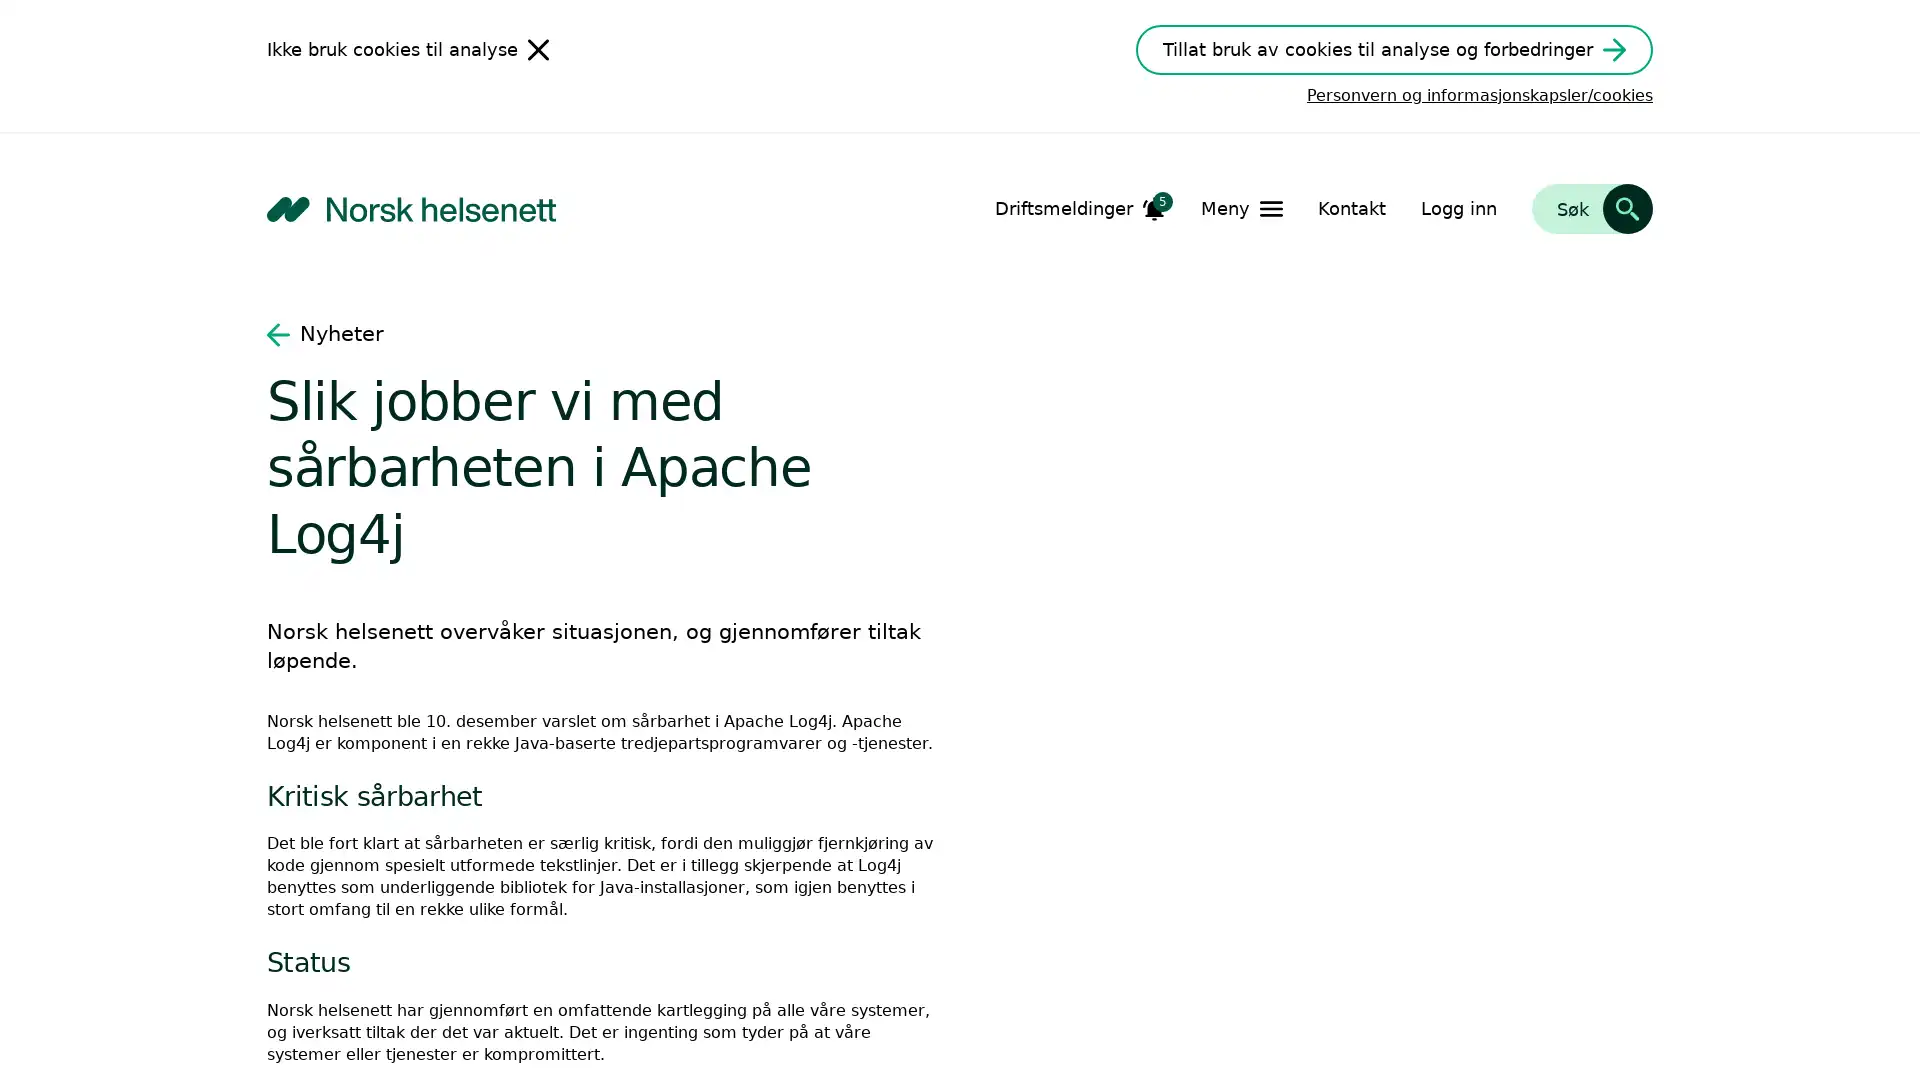  Describe the element at coordinates (1241, 208) in the screenshot. I see `Apne Meny` at that location.